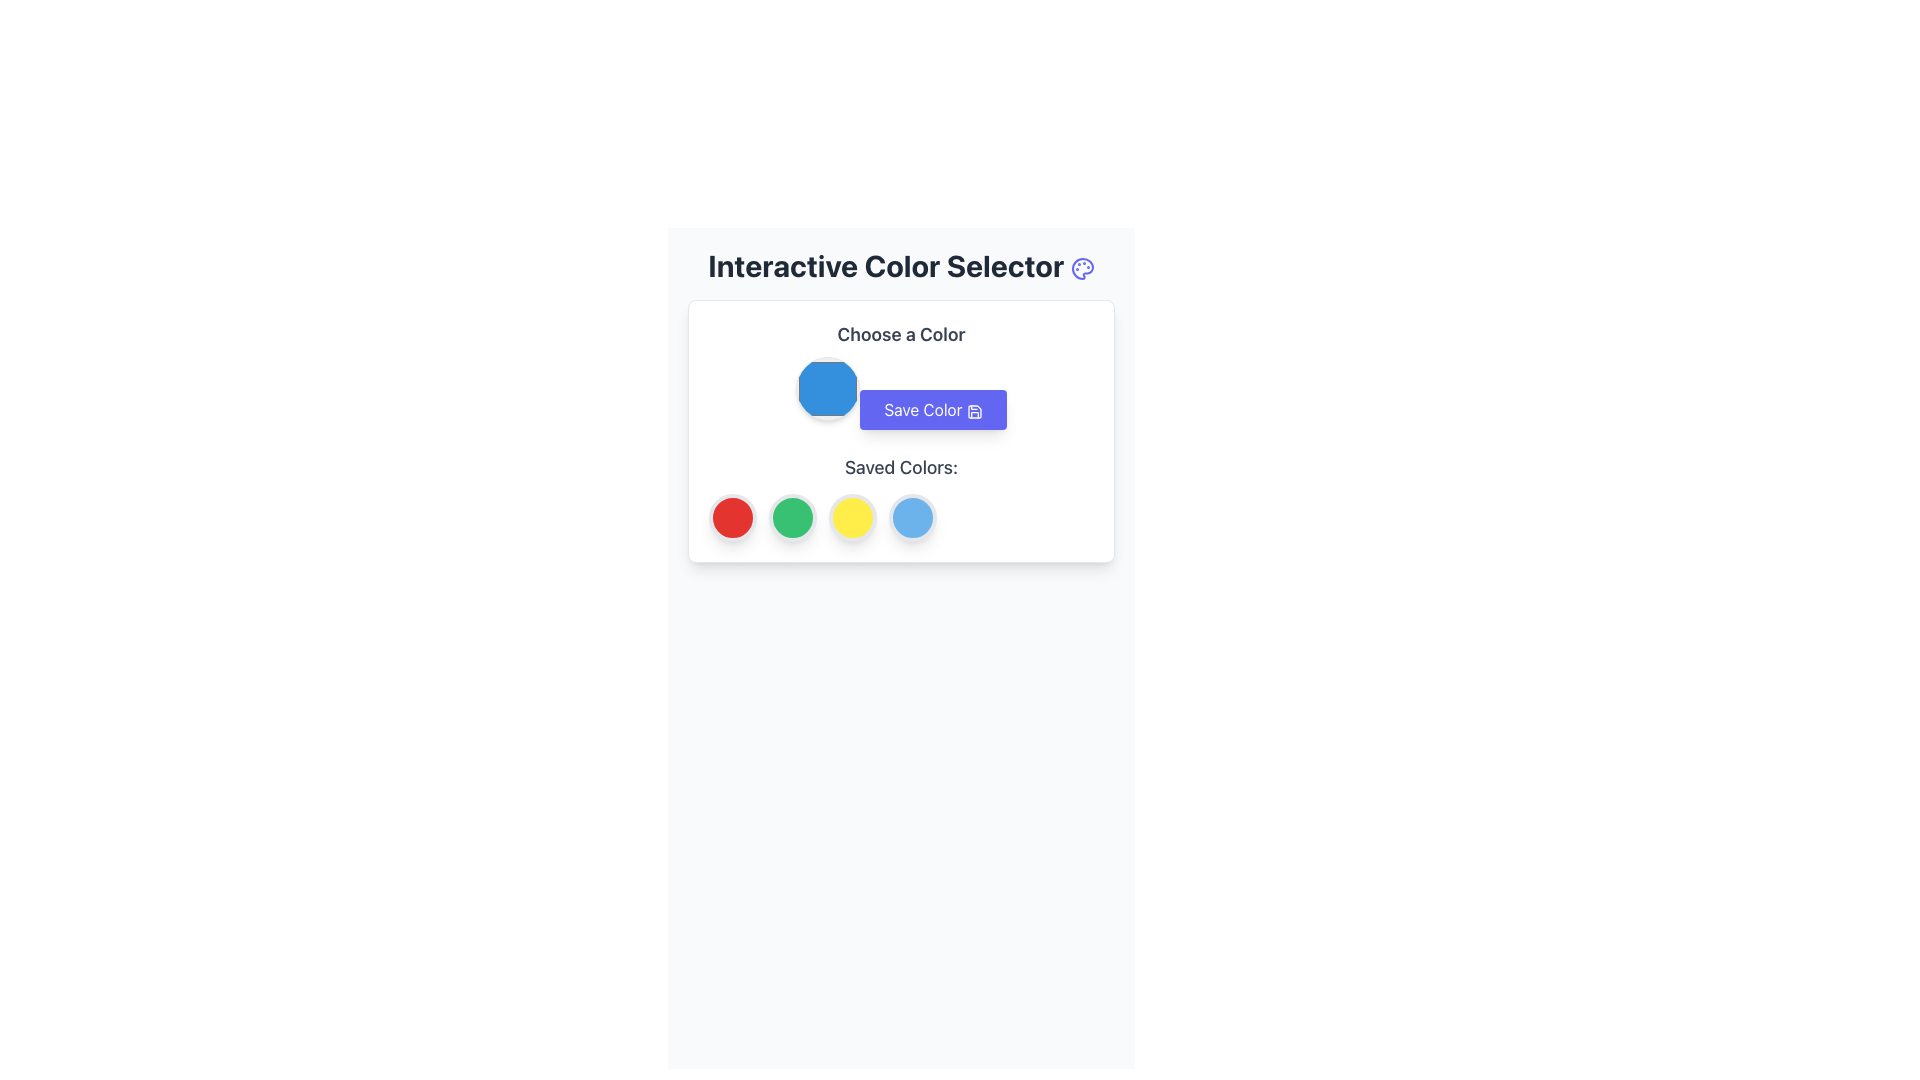 Image resolution: width=1920 pixels, height=1080 pixels. Describe the element at coordinates (974, 410) in the screenshot. I see `the save icon, which resembles an outline of a floppy disk, located within the 'Save Color' button in the panel` at that location.